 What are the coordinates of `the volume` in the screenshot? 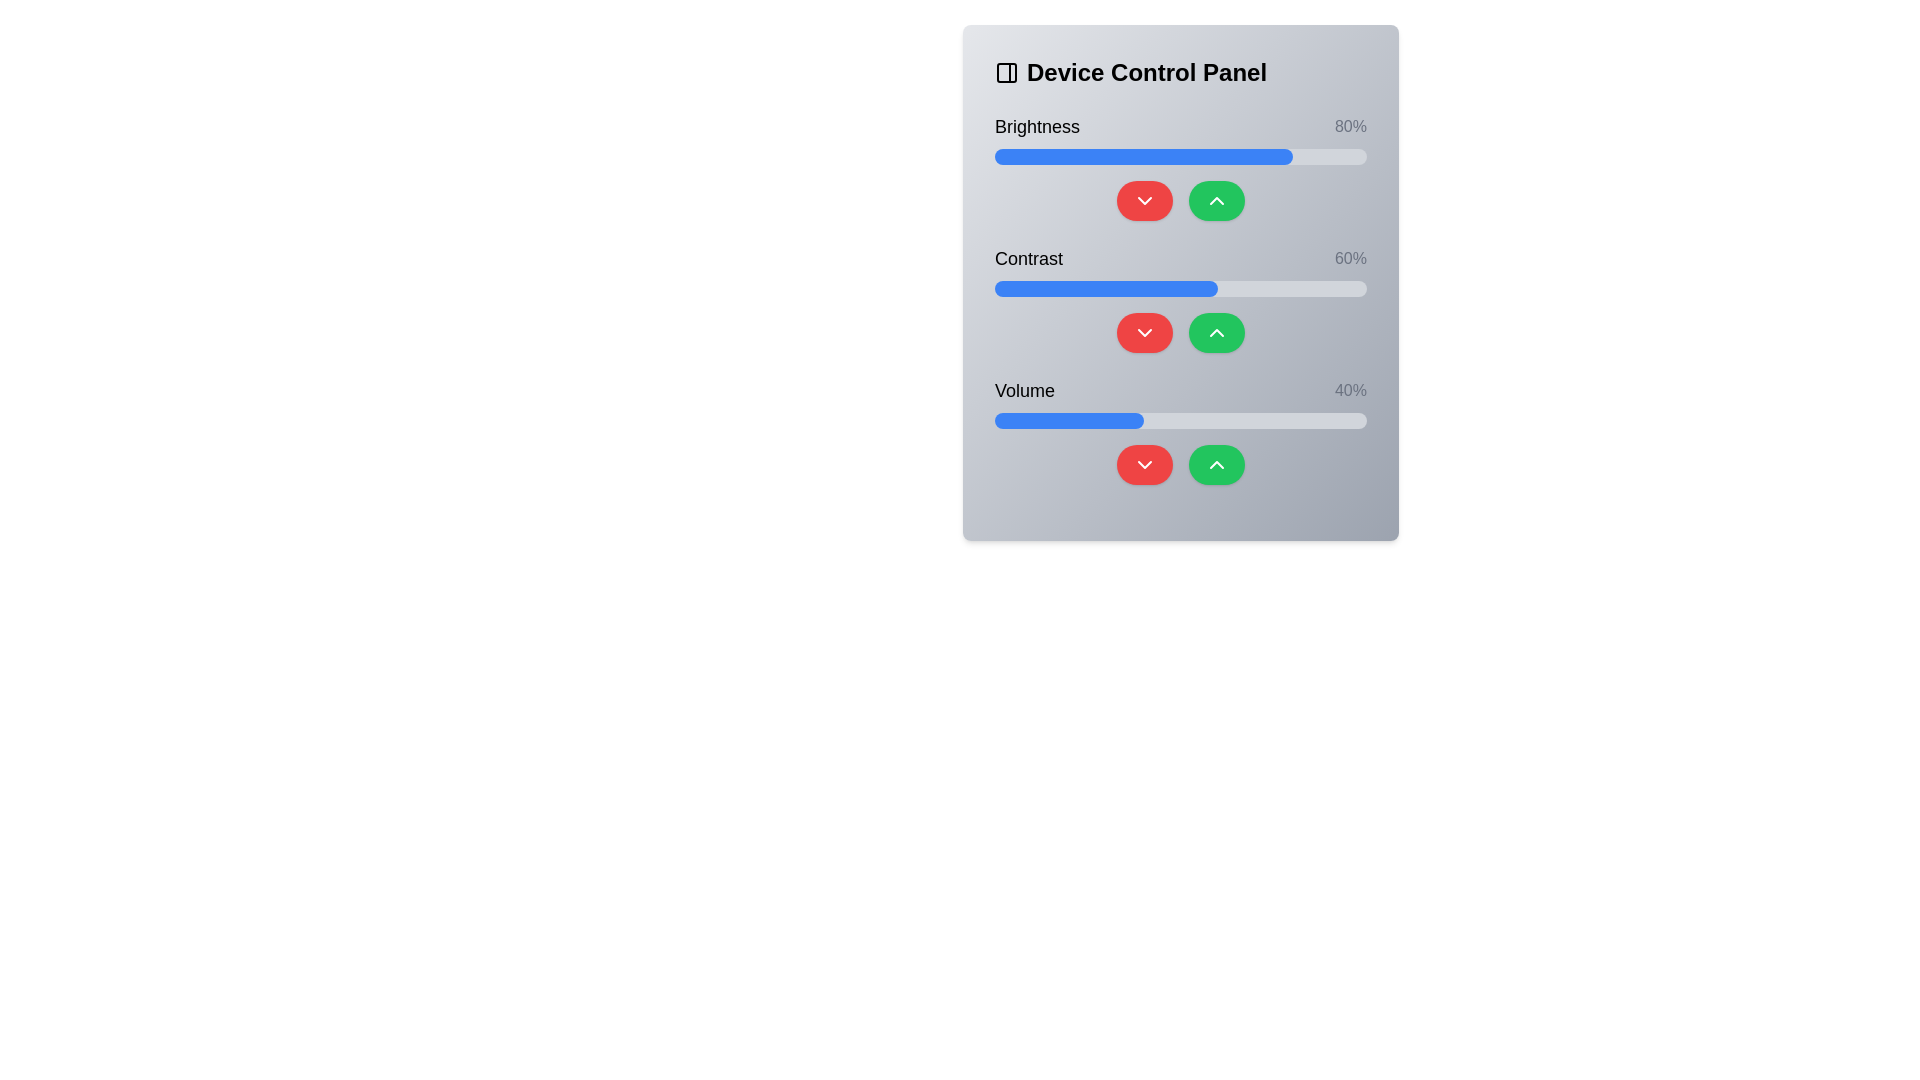 It's located at (994, 419).